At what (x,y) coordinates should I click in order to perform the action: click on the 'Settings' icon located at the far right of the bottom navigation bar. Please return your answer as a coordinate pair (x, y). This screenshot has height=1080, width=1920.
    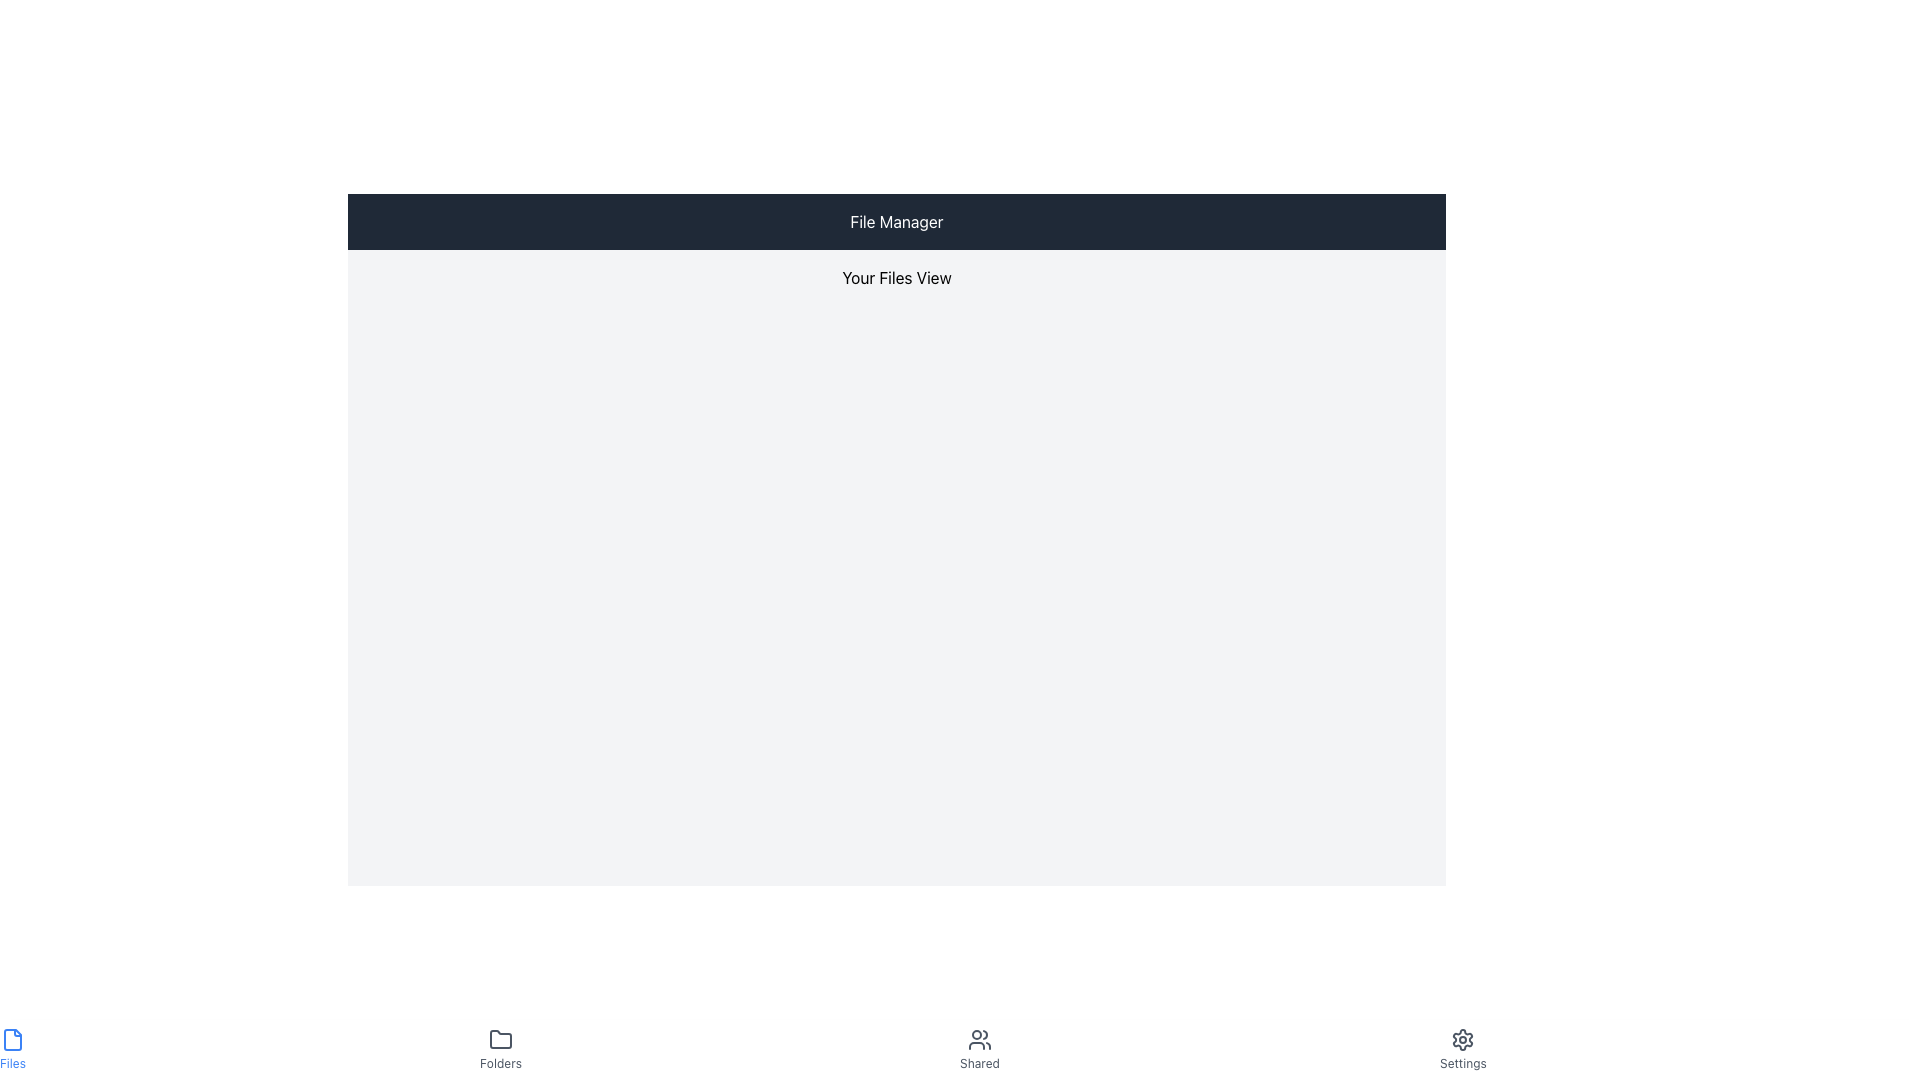
    Looking at the image, I should click on (1463, 1039).